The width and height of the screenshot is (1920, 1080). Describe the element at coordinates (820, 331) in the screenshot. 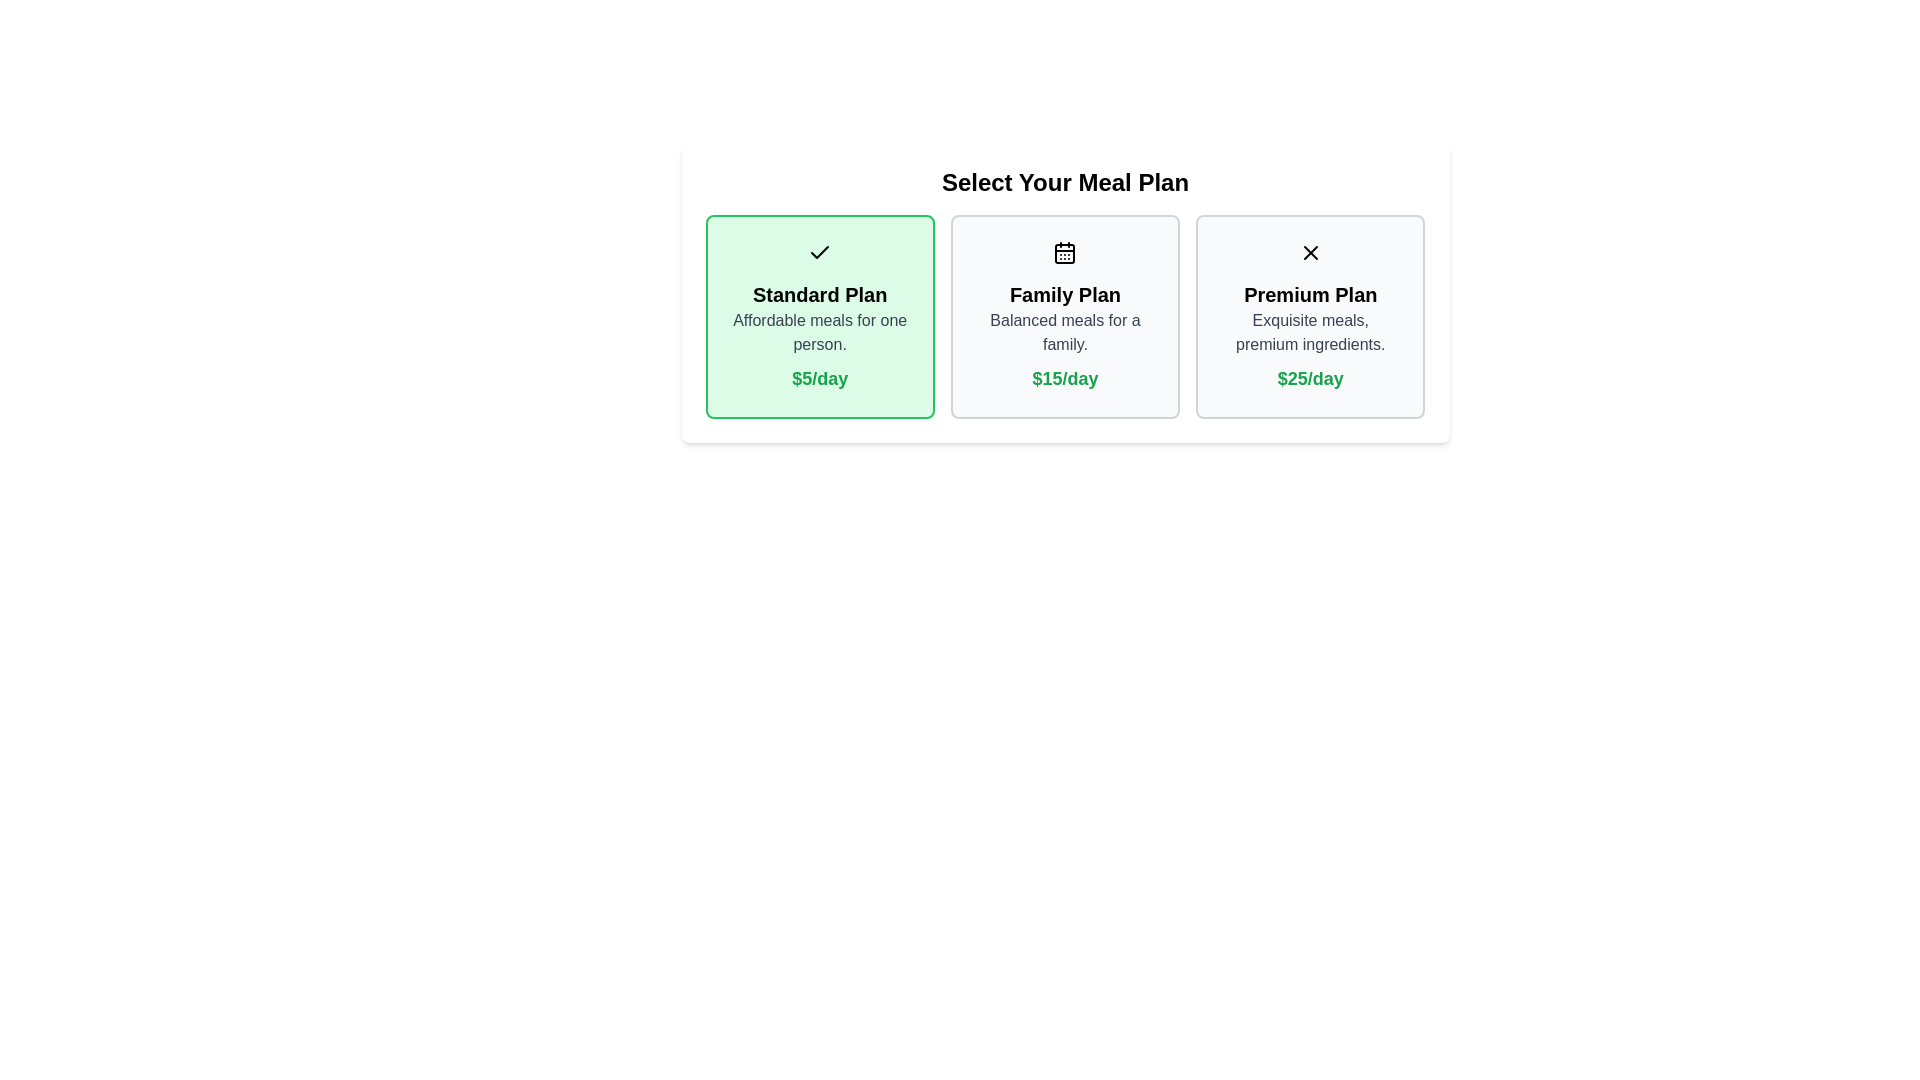

I see `text 'Affordable meals for one person' which is styled in gray and located within the green-highlighted 'Standard Plan' card, positioned below the title 'Standard Plan'` at that location.